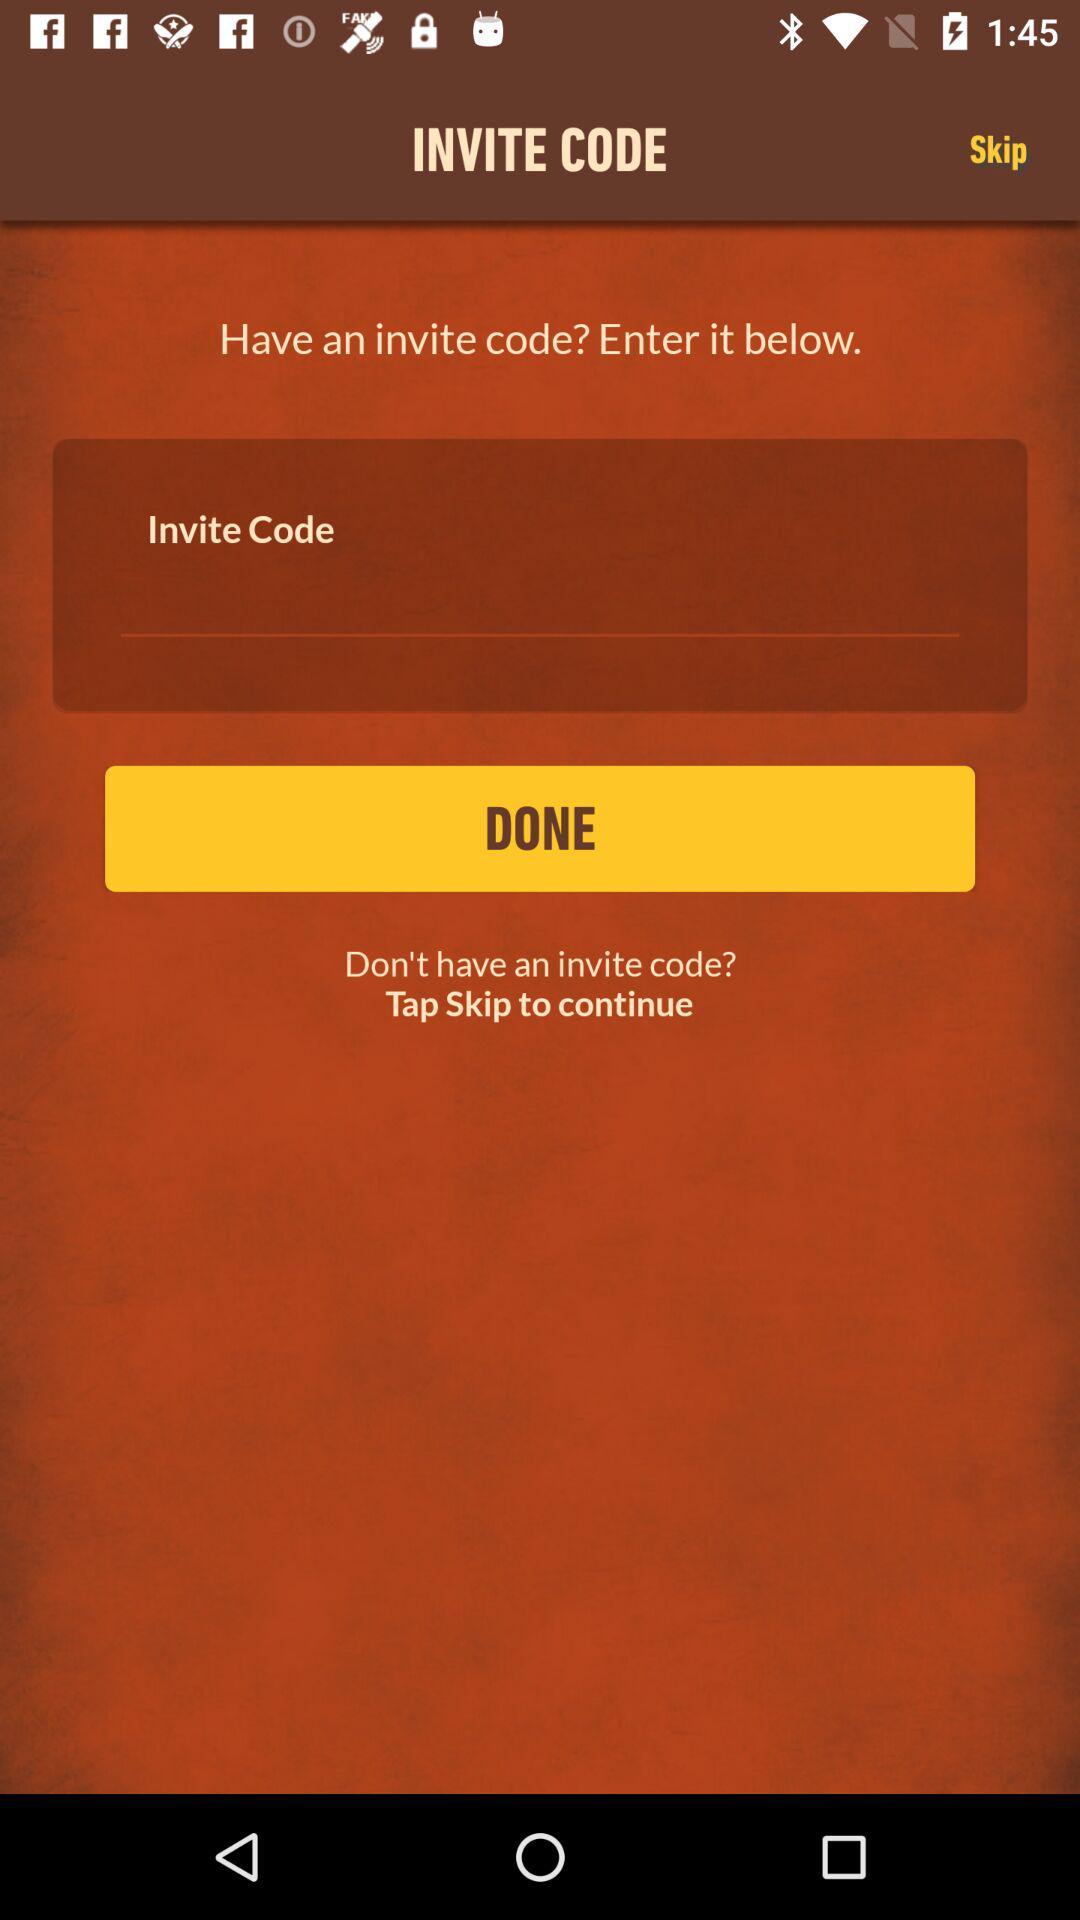 The image size is (1080, 1920). What do you see at coordinates (540, 588) in the screenshot?
I see `invitational code box` at bounding box center [540, 588].